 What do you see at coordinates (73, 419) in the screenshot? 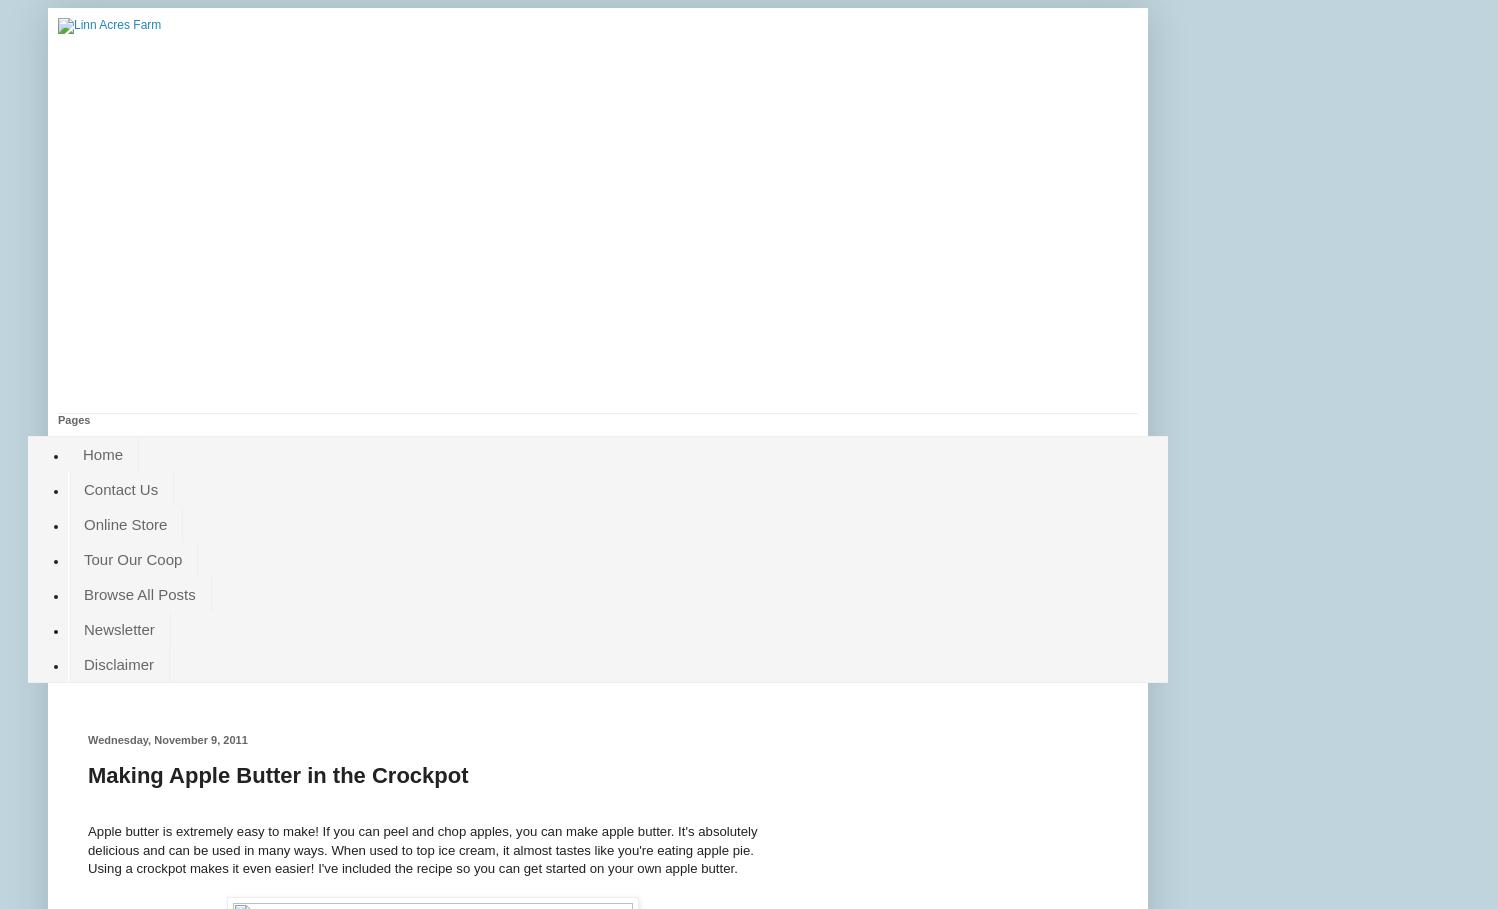
I see `'Pages'` at bounding box center [73, 419].